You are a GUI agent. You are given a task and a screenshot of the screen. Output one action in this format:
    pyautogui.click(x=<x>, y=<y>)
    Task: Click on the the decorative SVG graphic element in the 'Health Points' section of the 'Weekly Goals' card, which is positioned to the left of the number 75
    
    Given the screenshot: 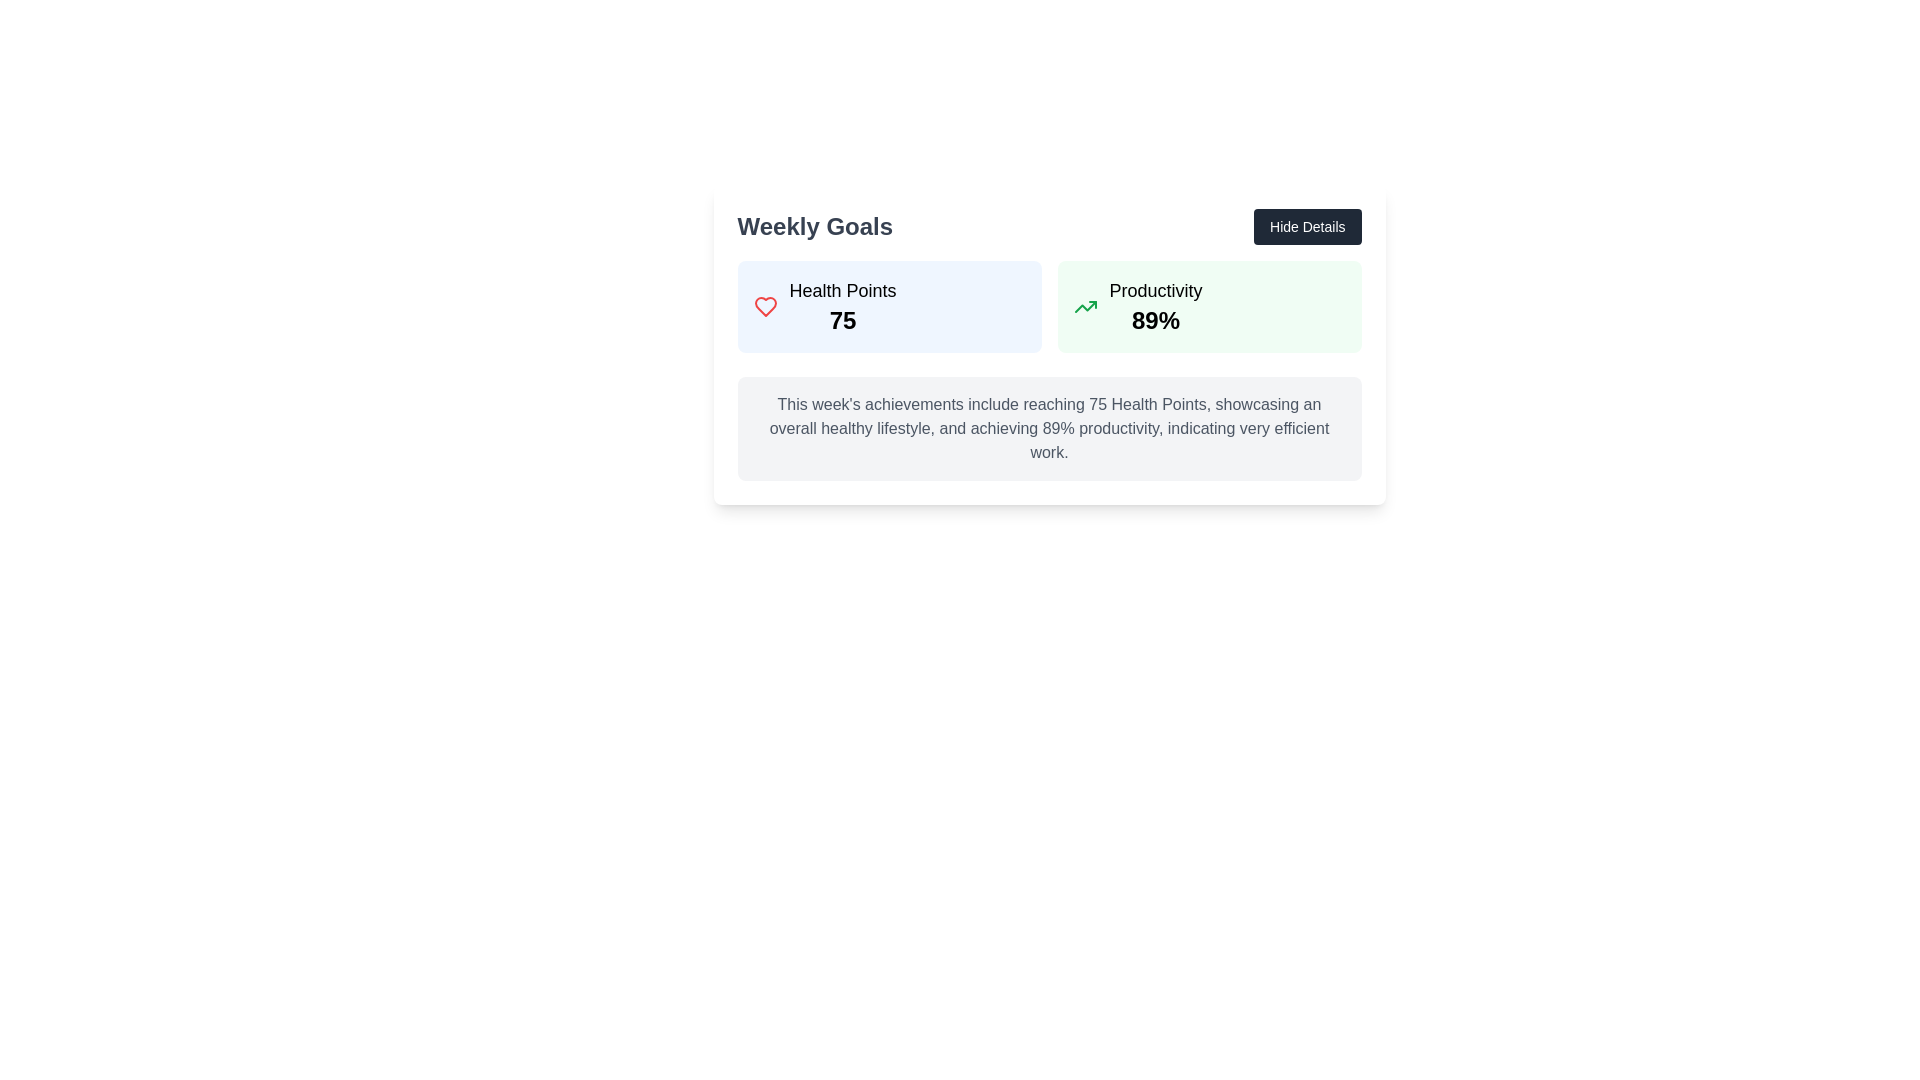 What is the action you would take?
    pyautogui.click(x=764, y=307)
    